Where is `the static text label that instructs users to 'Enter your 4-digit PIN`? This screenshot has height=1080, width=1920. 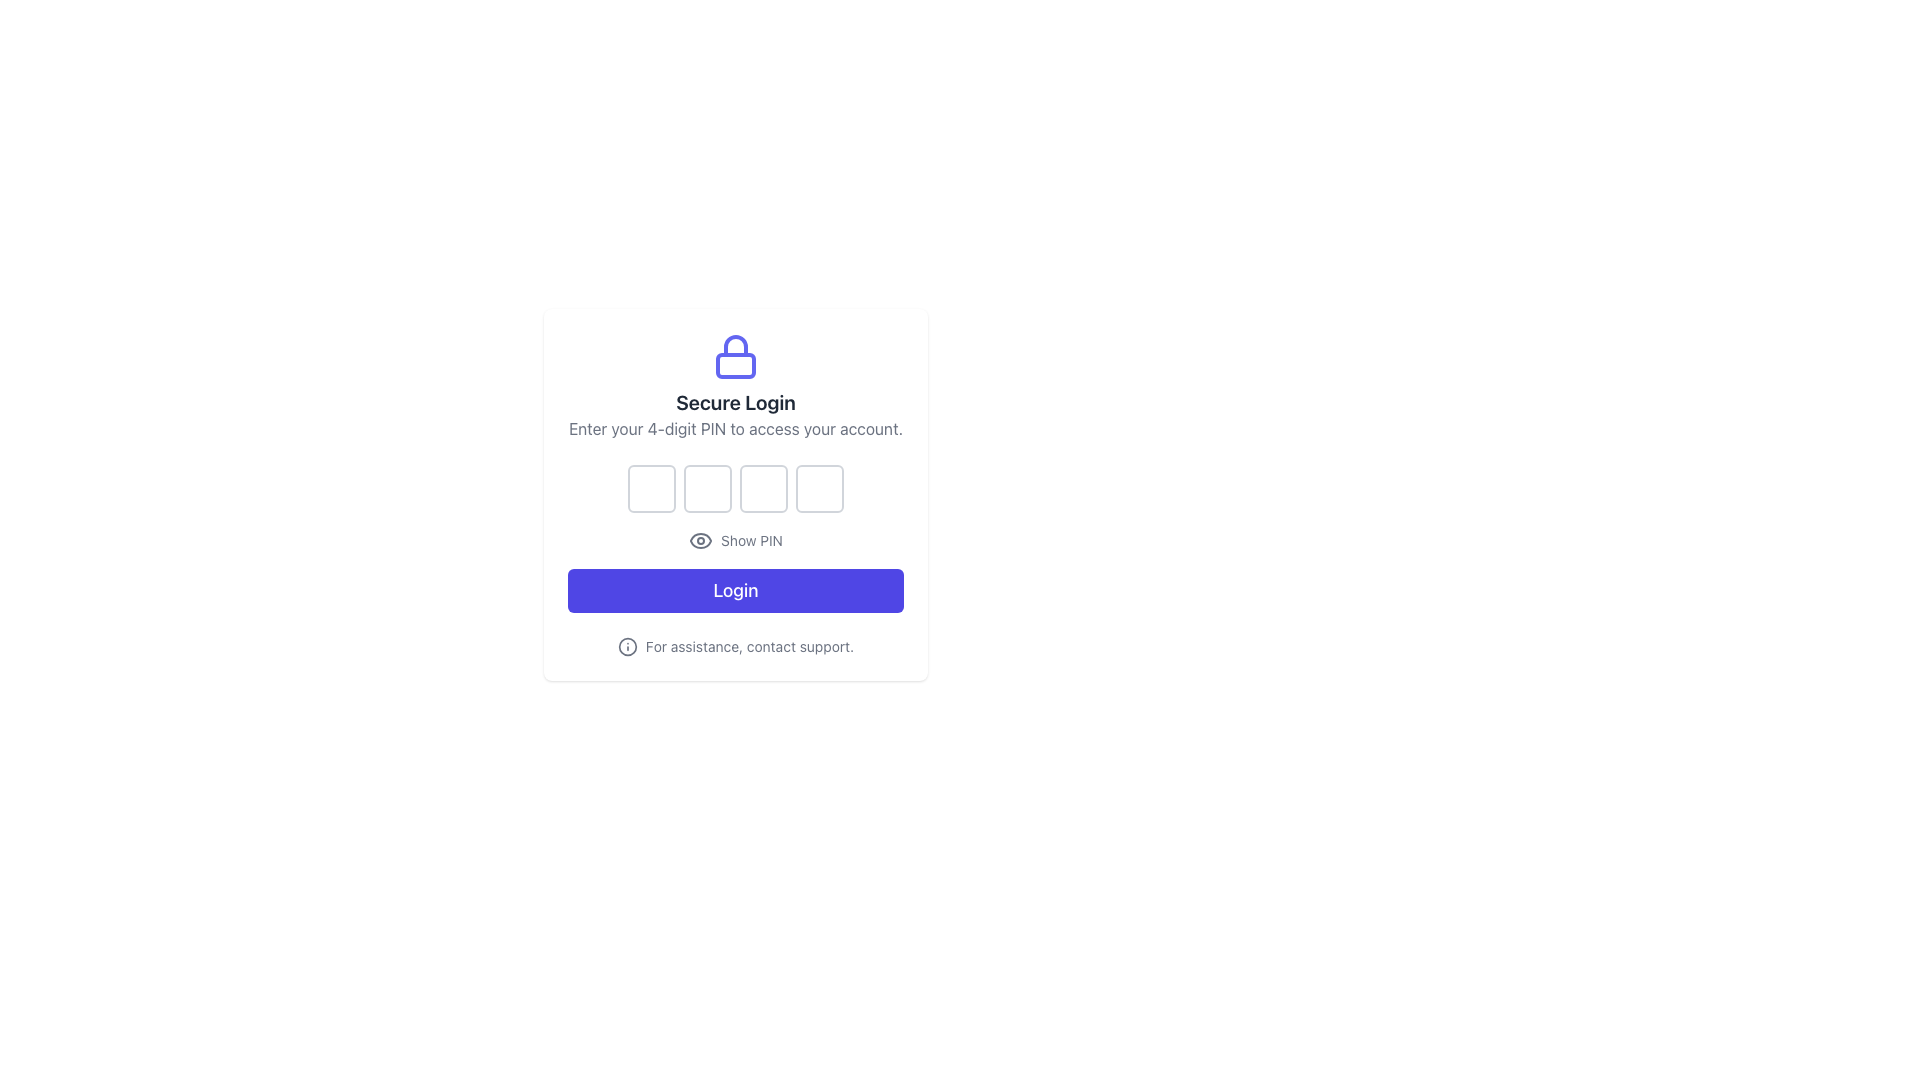 the static text label that instructs users to 'Enter your 4-digit PIN is located at coordinates (734, 427).